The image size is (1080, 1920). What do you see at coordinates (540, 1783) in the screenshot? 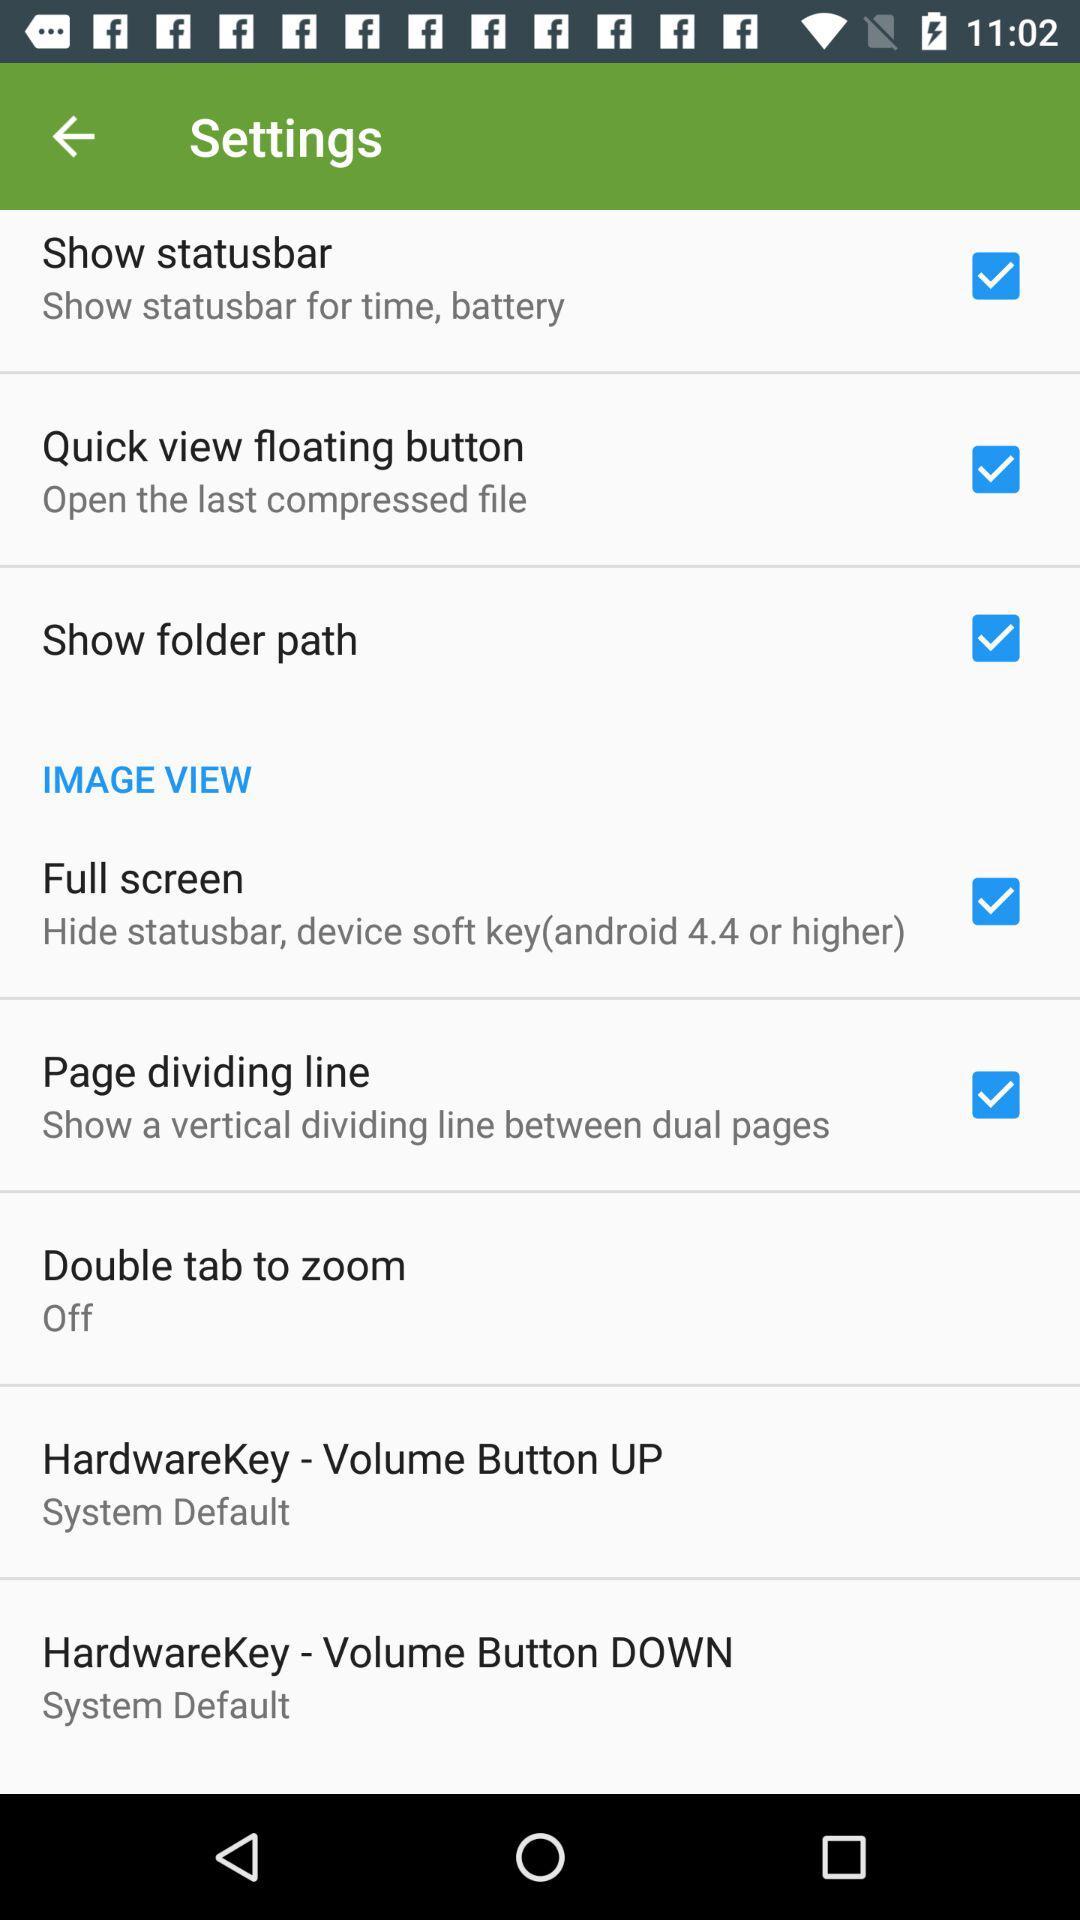
I see `item below system default` at bounding box center [540, 1783].